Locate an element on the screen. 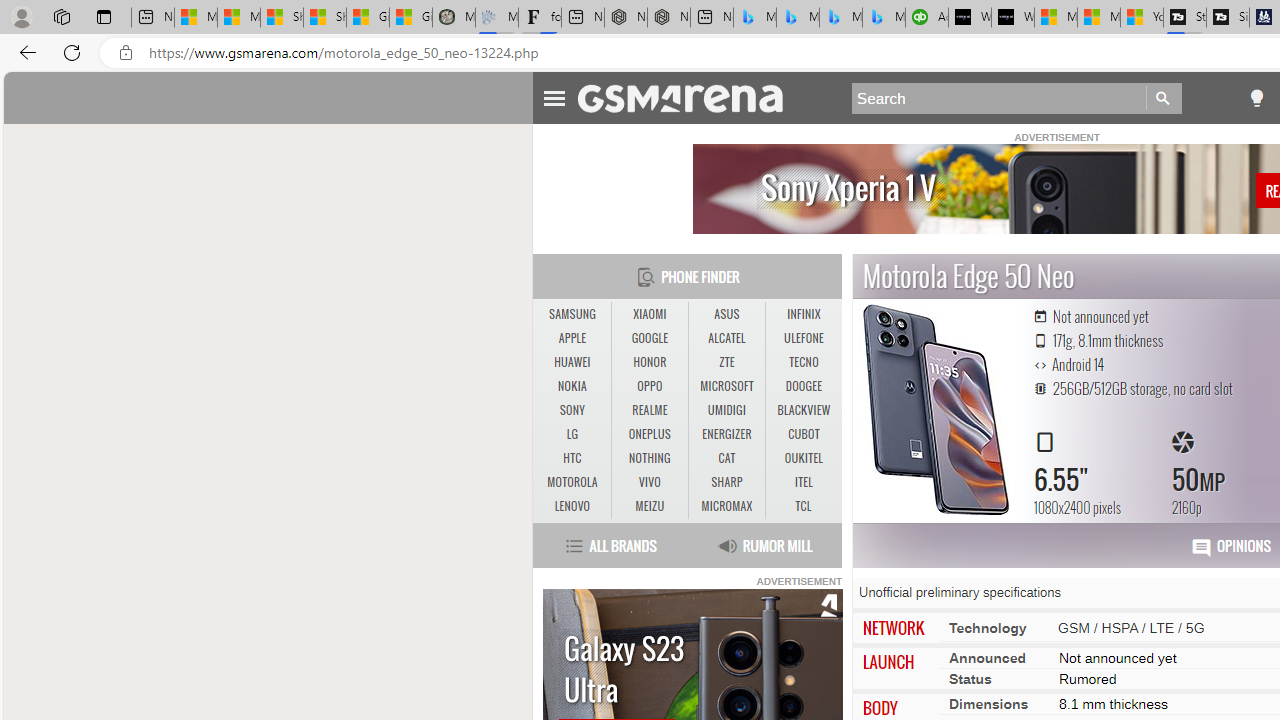 The image size is (1280, 720). 'NOKIA' is located at coordinates (571, 387).